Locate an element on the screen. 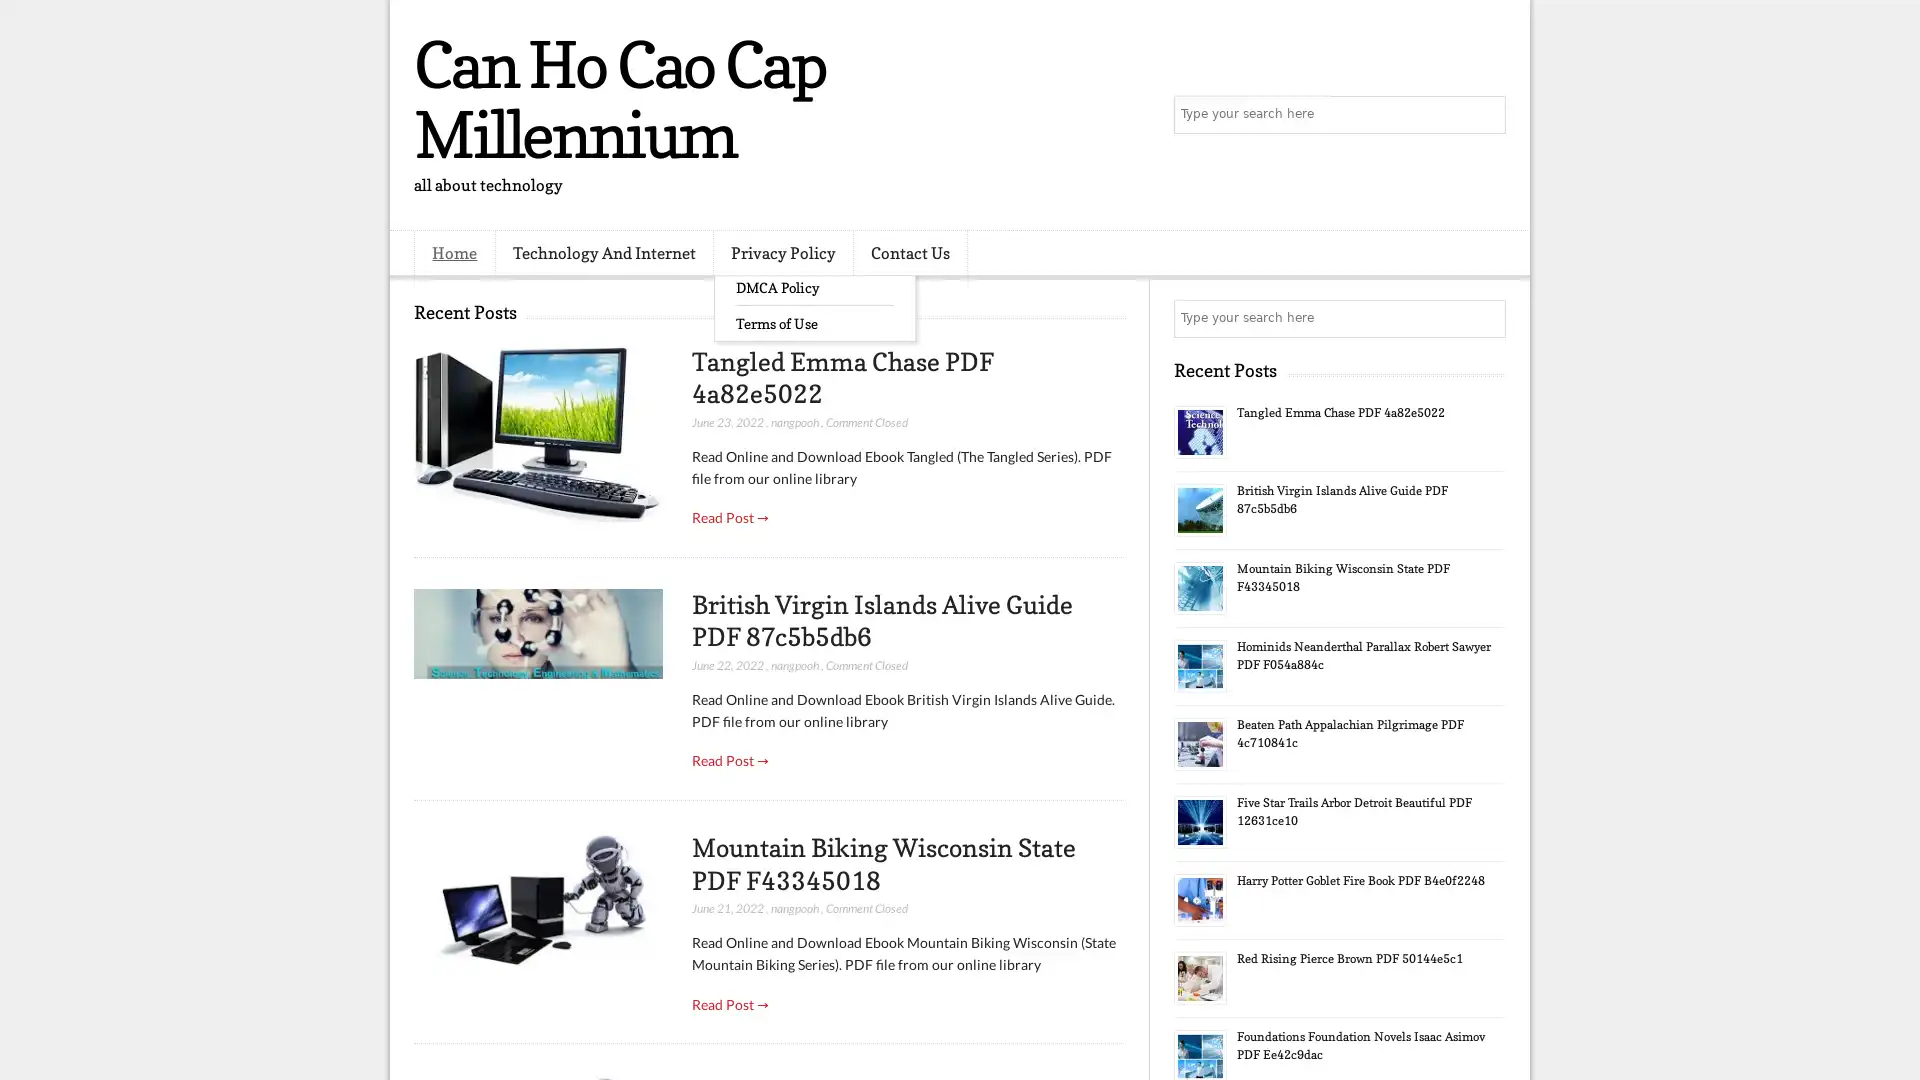  Search is located at coordinates (1485, 115).